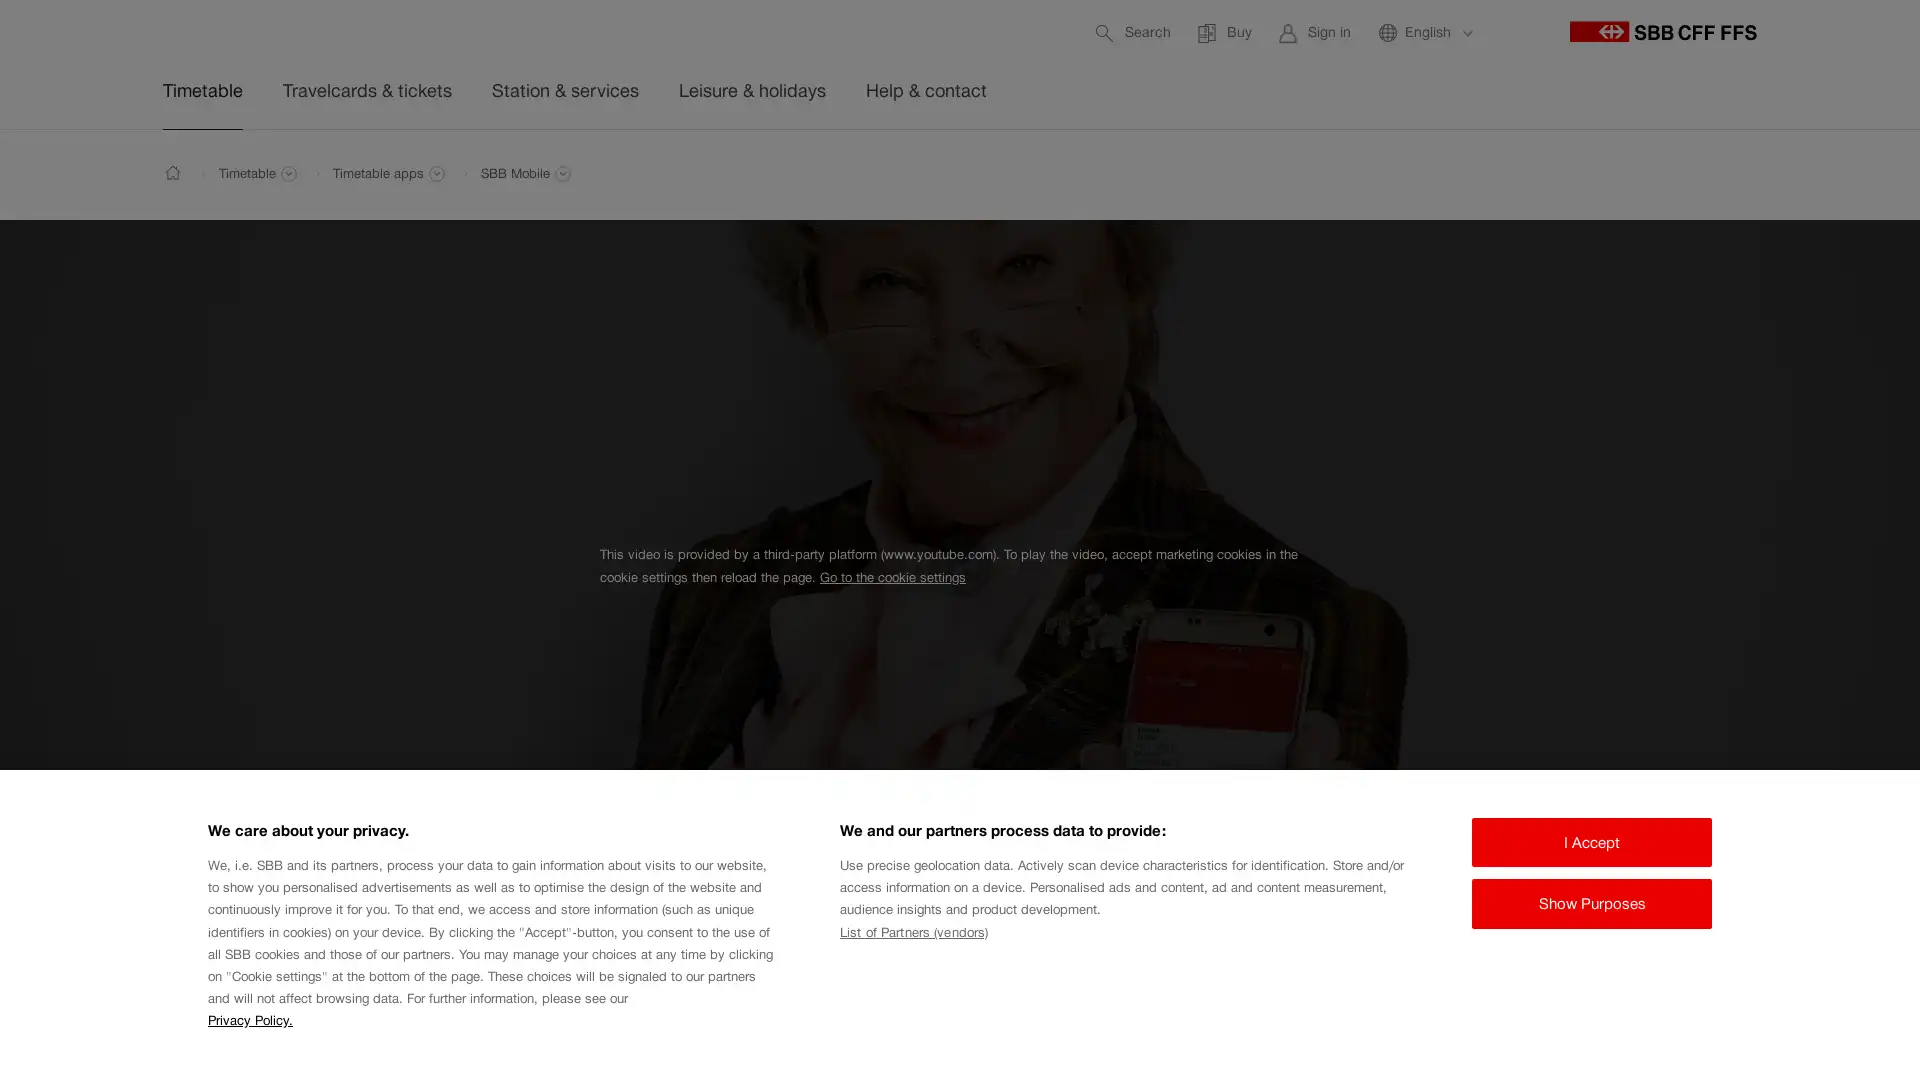 The height and width of the screenshot is (1080, 1920). I want to click on Close active menu item Help & contact., so click(1780, 176).